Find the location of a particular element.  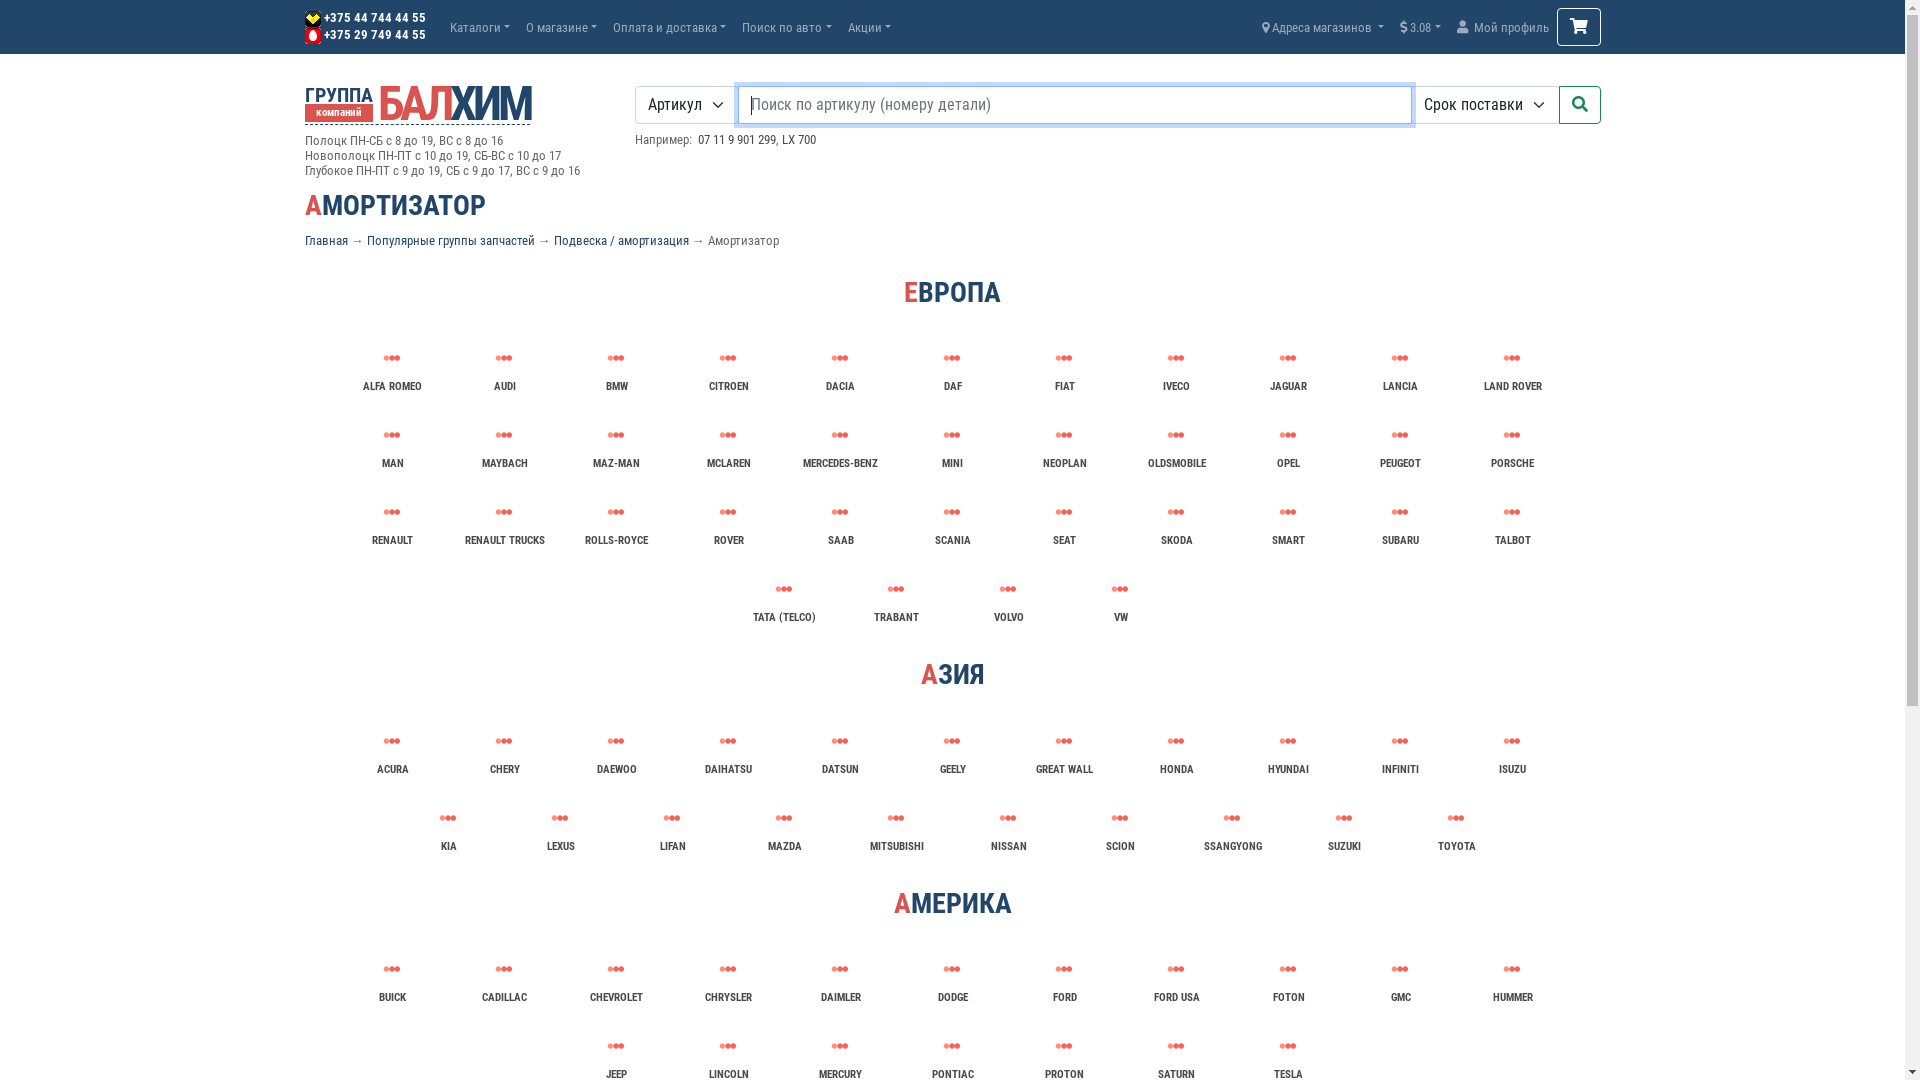

'FOTON' is located at coordinates (1235, 975).